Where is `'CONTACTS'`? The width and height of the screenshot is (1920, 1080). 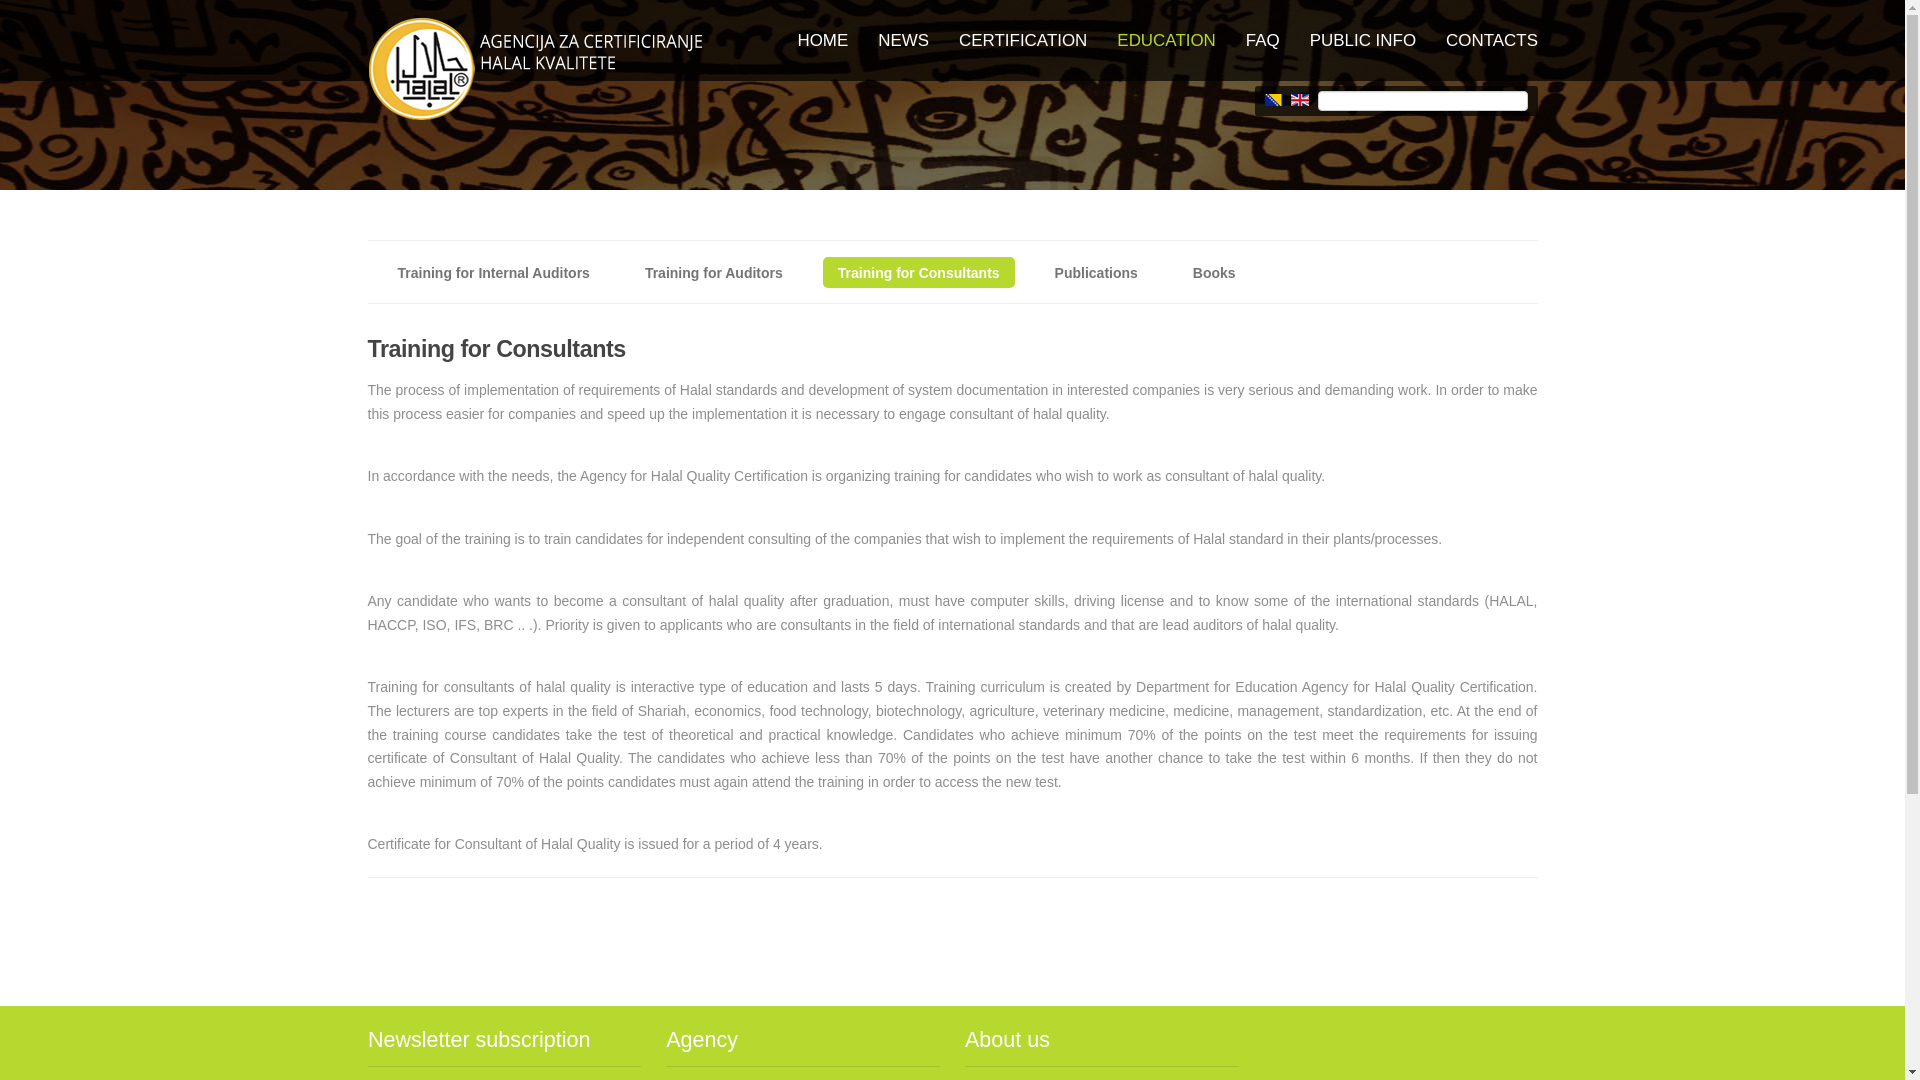 'CONTACTS' is located at coordinates (1429, 46).